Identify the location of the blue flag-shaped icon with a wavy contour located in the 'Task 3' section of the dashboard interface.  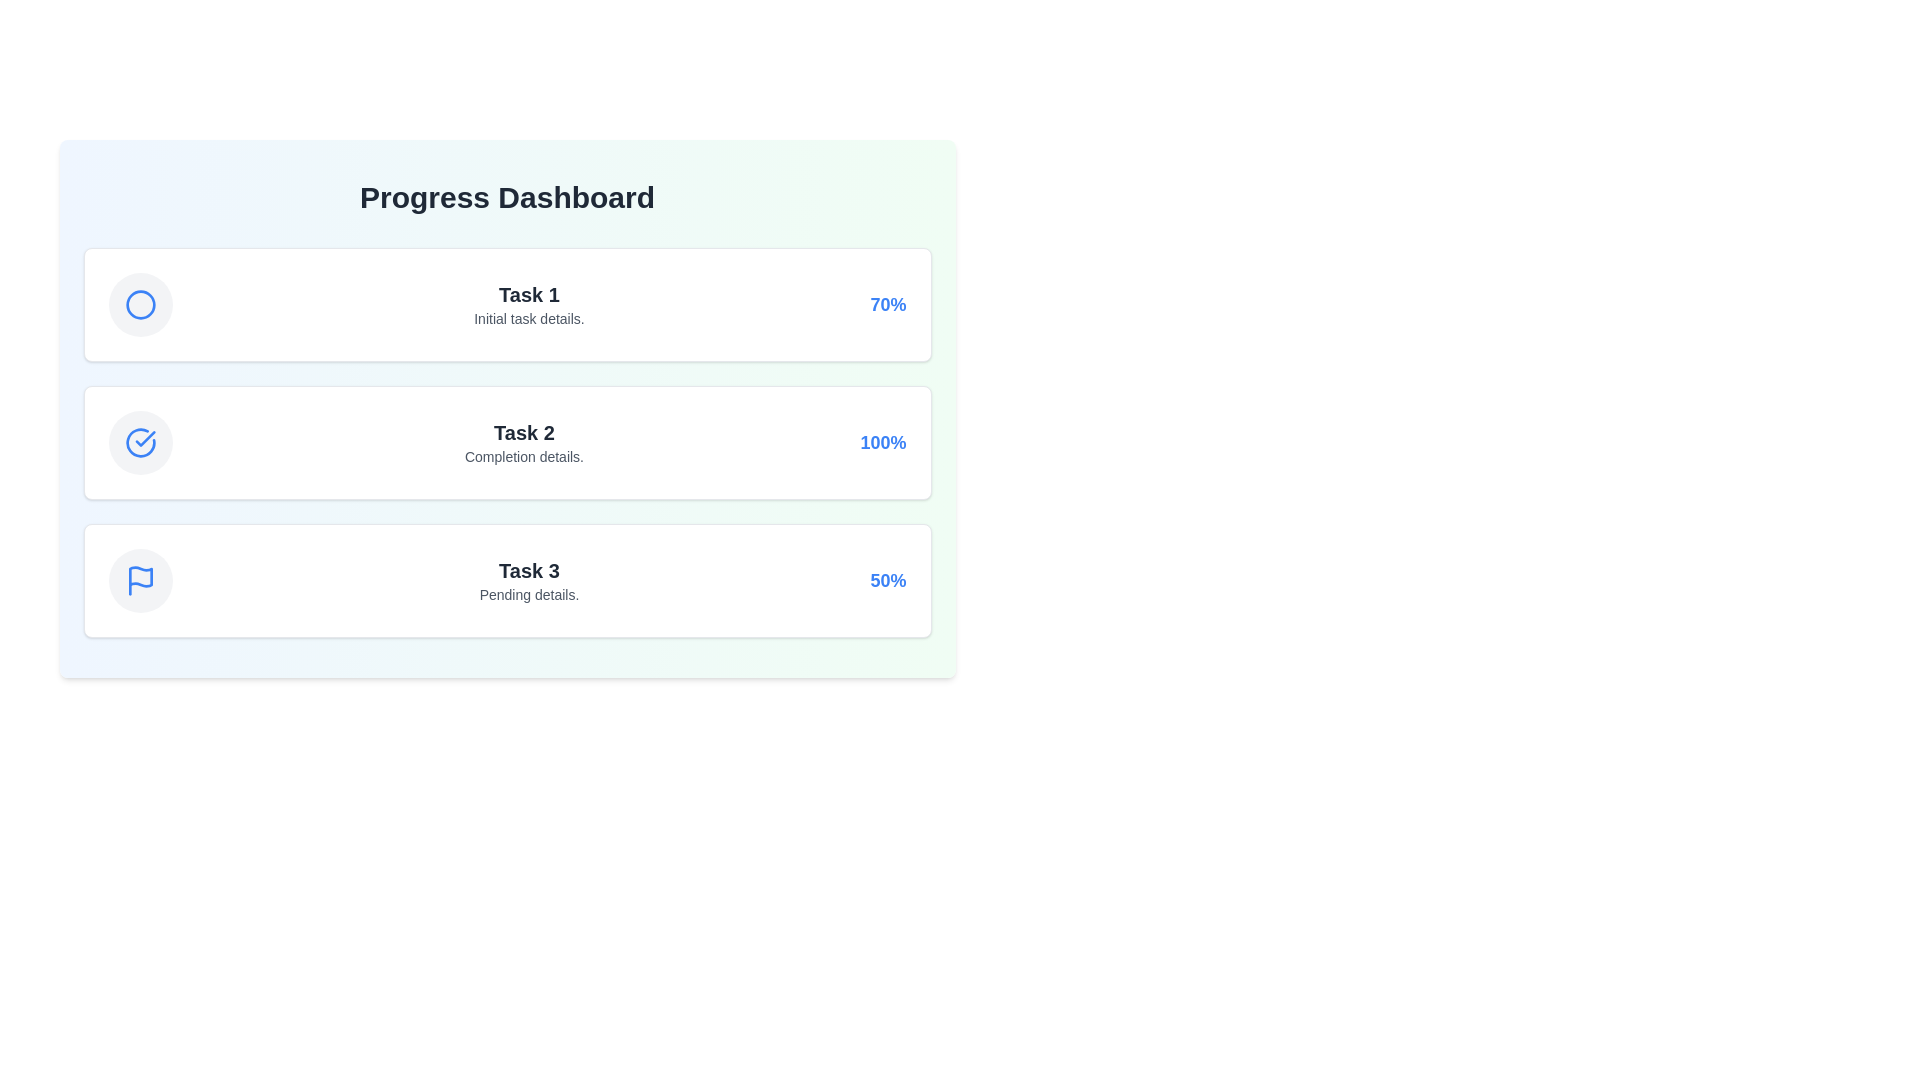
(139, 577).